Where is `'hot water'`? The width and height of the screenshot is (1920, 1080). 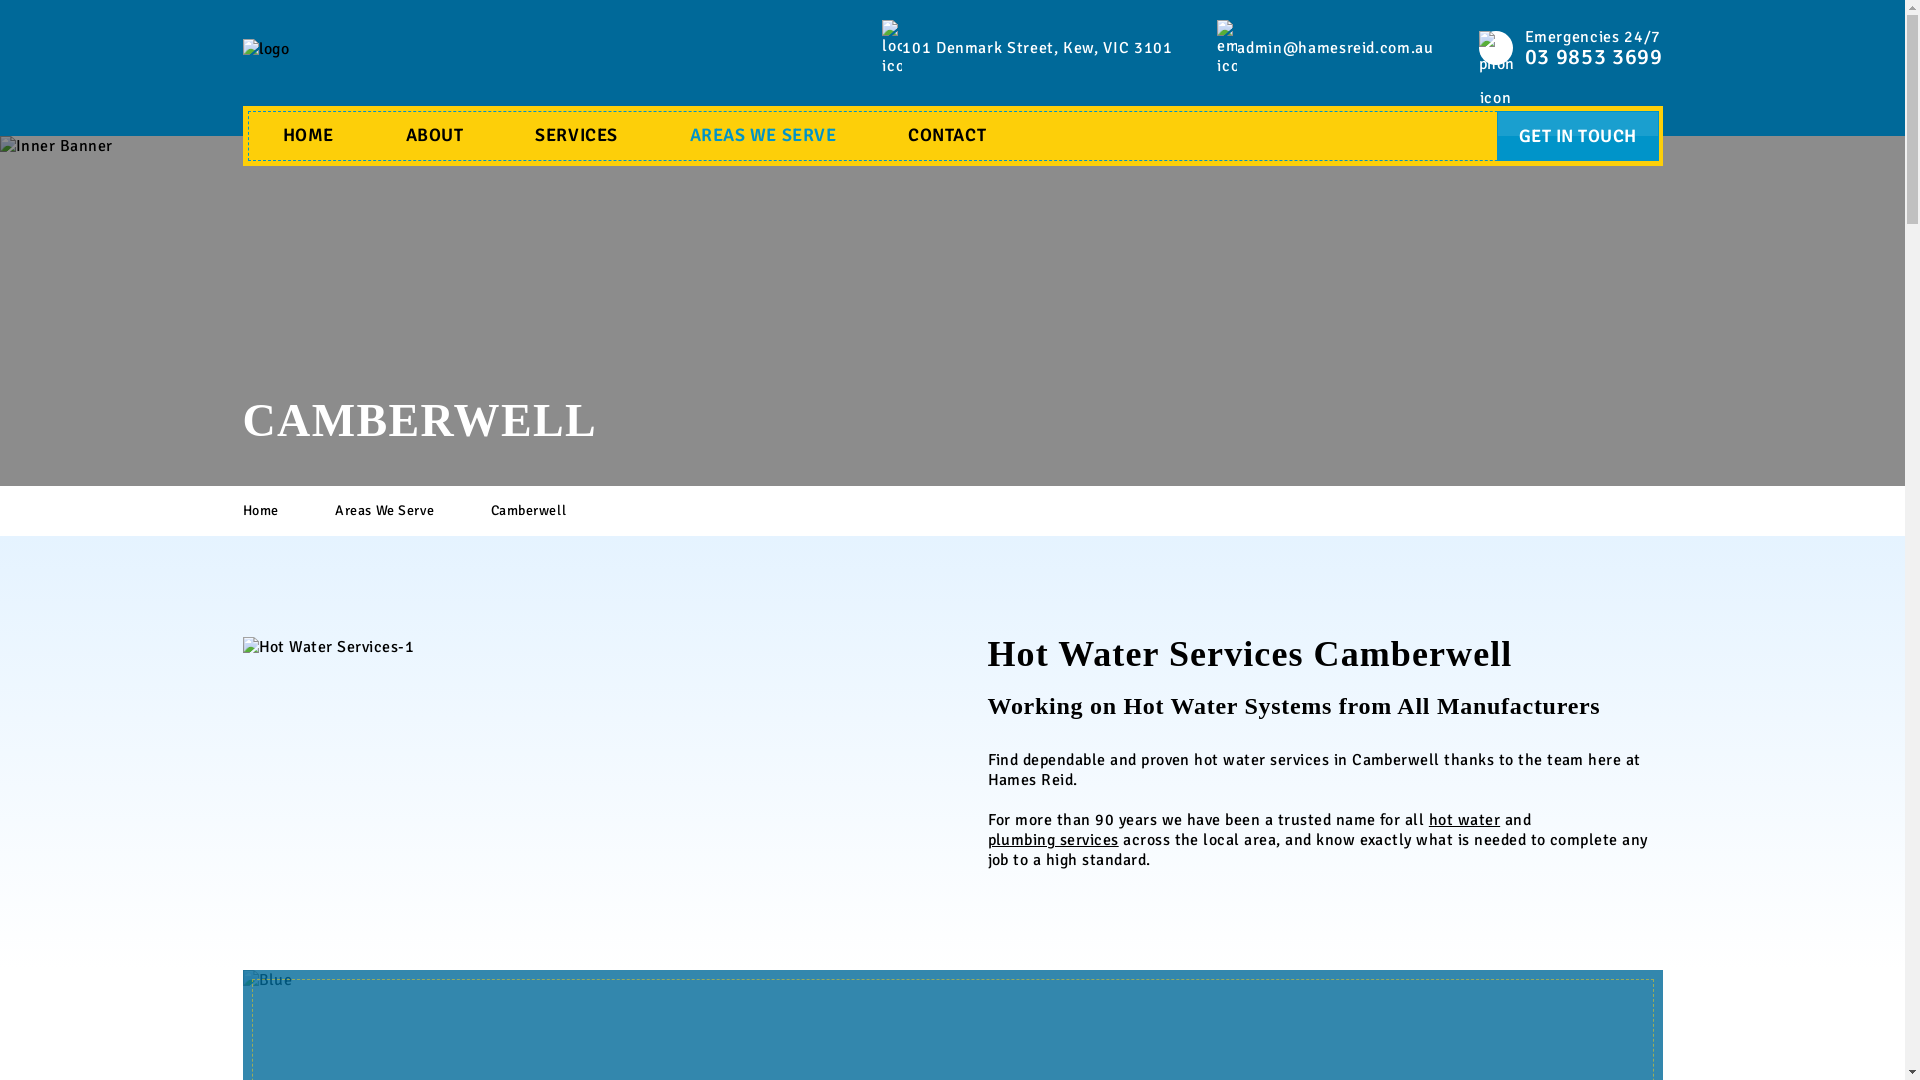
'hot water' is located at coordinates (1464, 820).